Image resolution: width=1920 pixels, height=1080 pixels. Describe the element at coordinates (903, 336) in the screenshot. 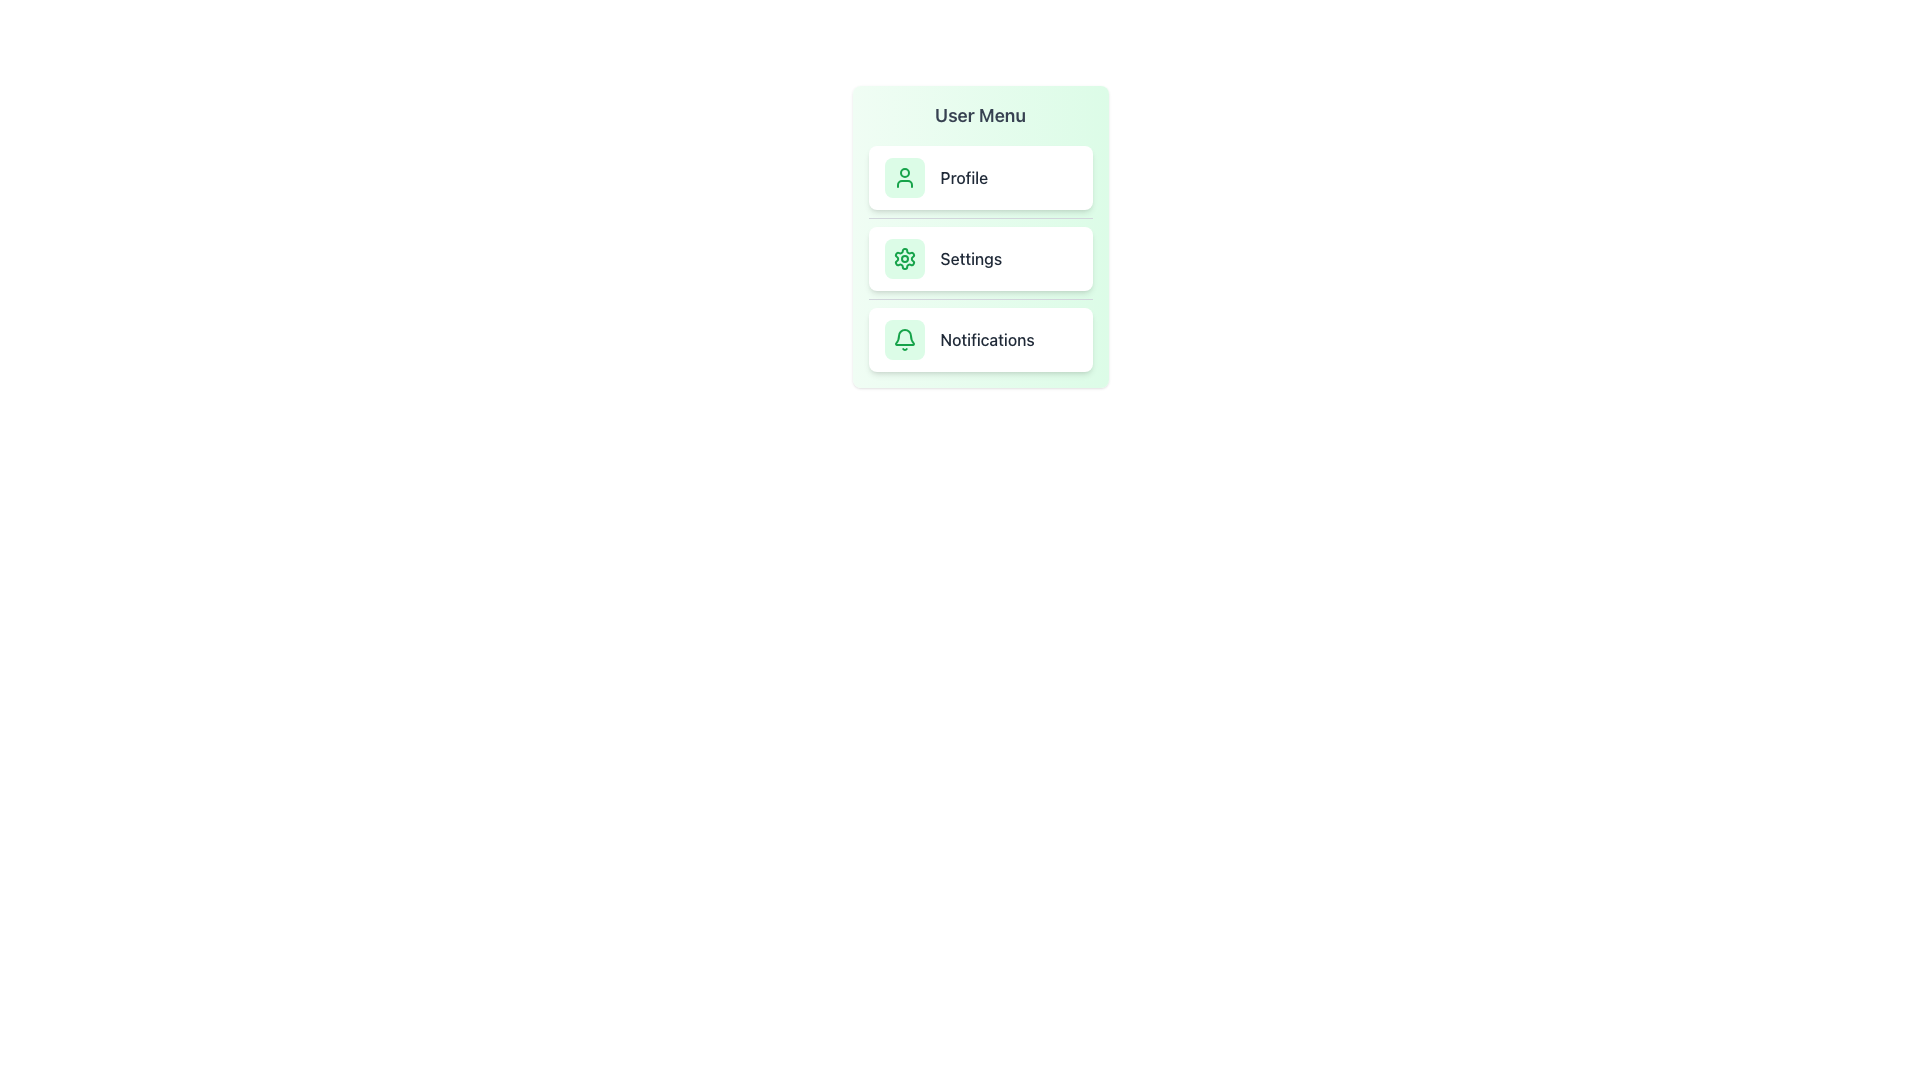

I see `the Decorative component within the bell icon in the Notifications section of the menu interface` at that location.